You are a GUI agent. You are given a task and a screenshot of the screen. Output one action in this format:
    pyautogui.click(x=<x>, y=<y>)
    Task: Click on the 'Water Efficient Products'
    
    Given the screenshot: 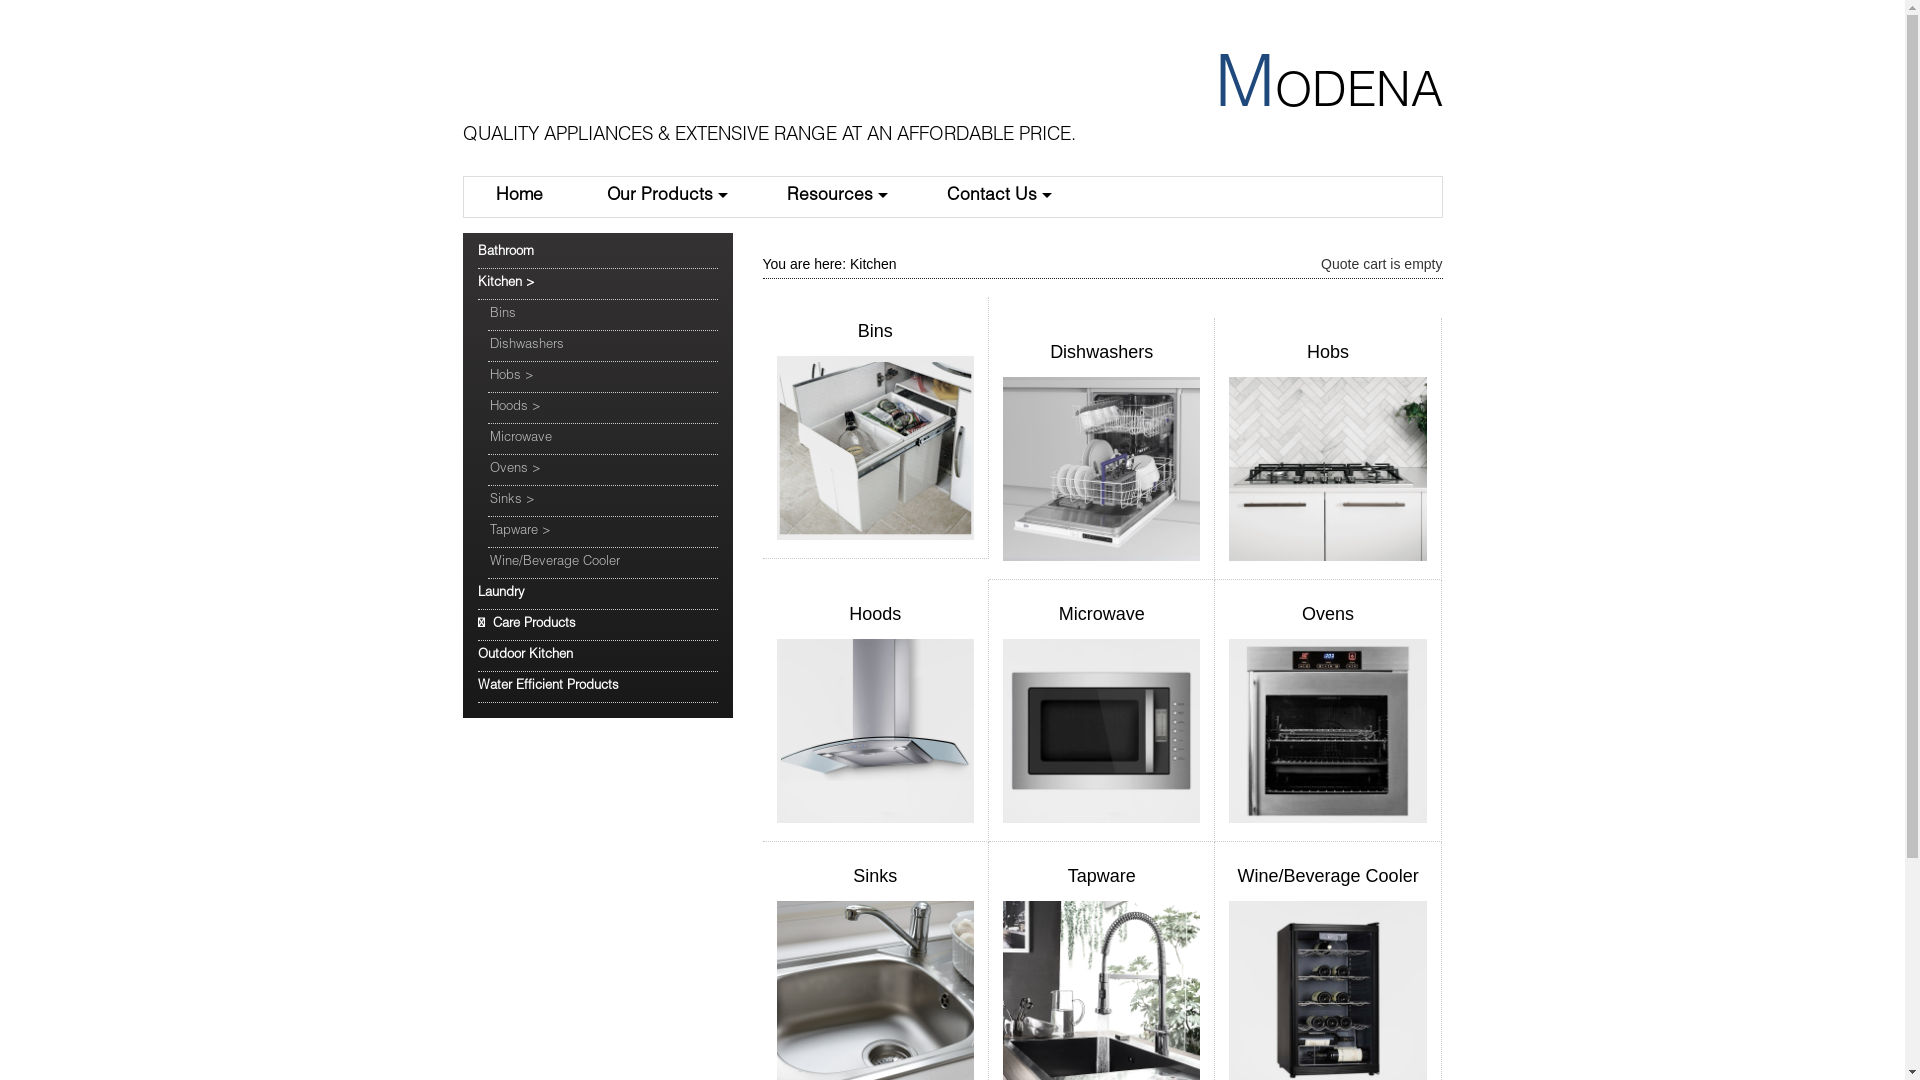 What is the action you would take?
    pyautogui.click(x=597, y=686)
    